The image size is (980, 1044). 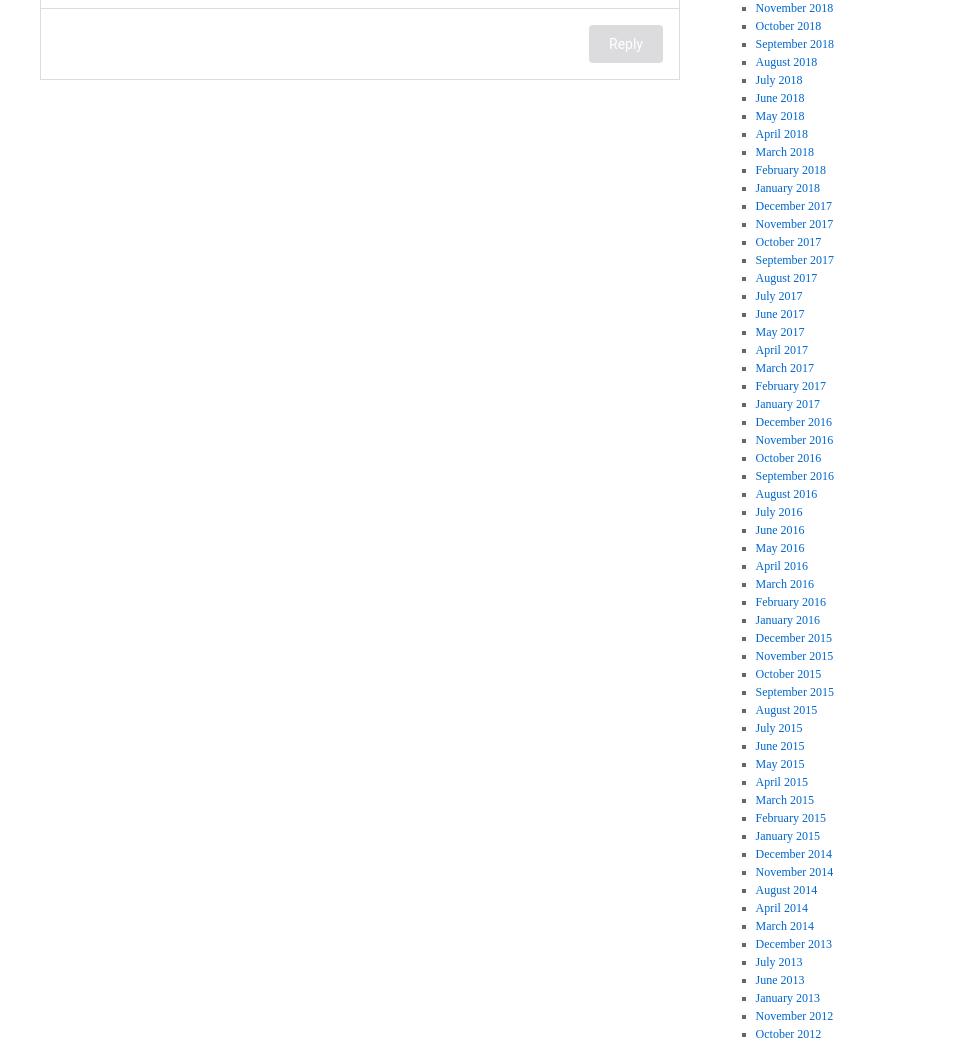 I want to click on 'August 2014', so click(x=785, y=890).